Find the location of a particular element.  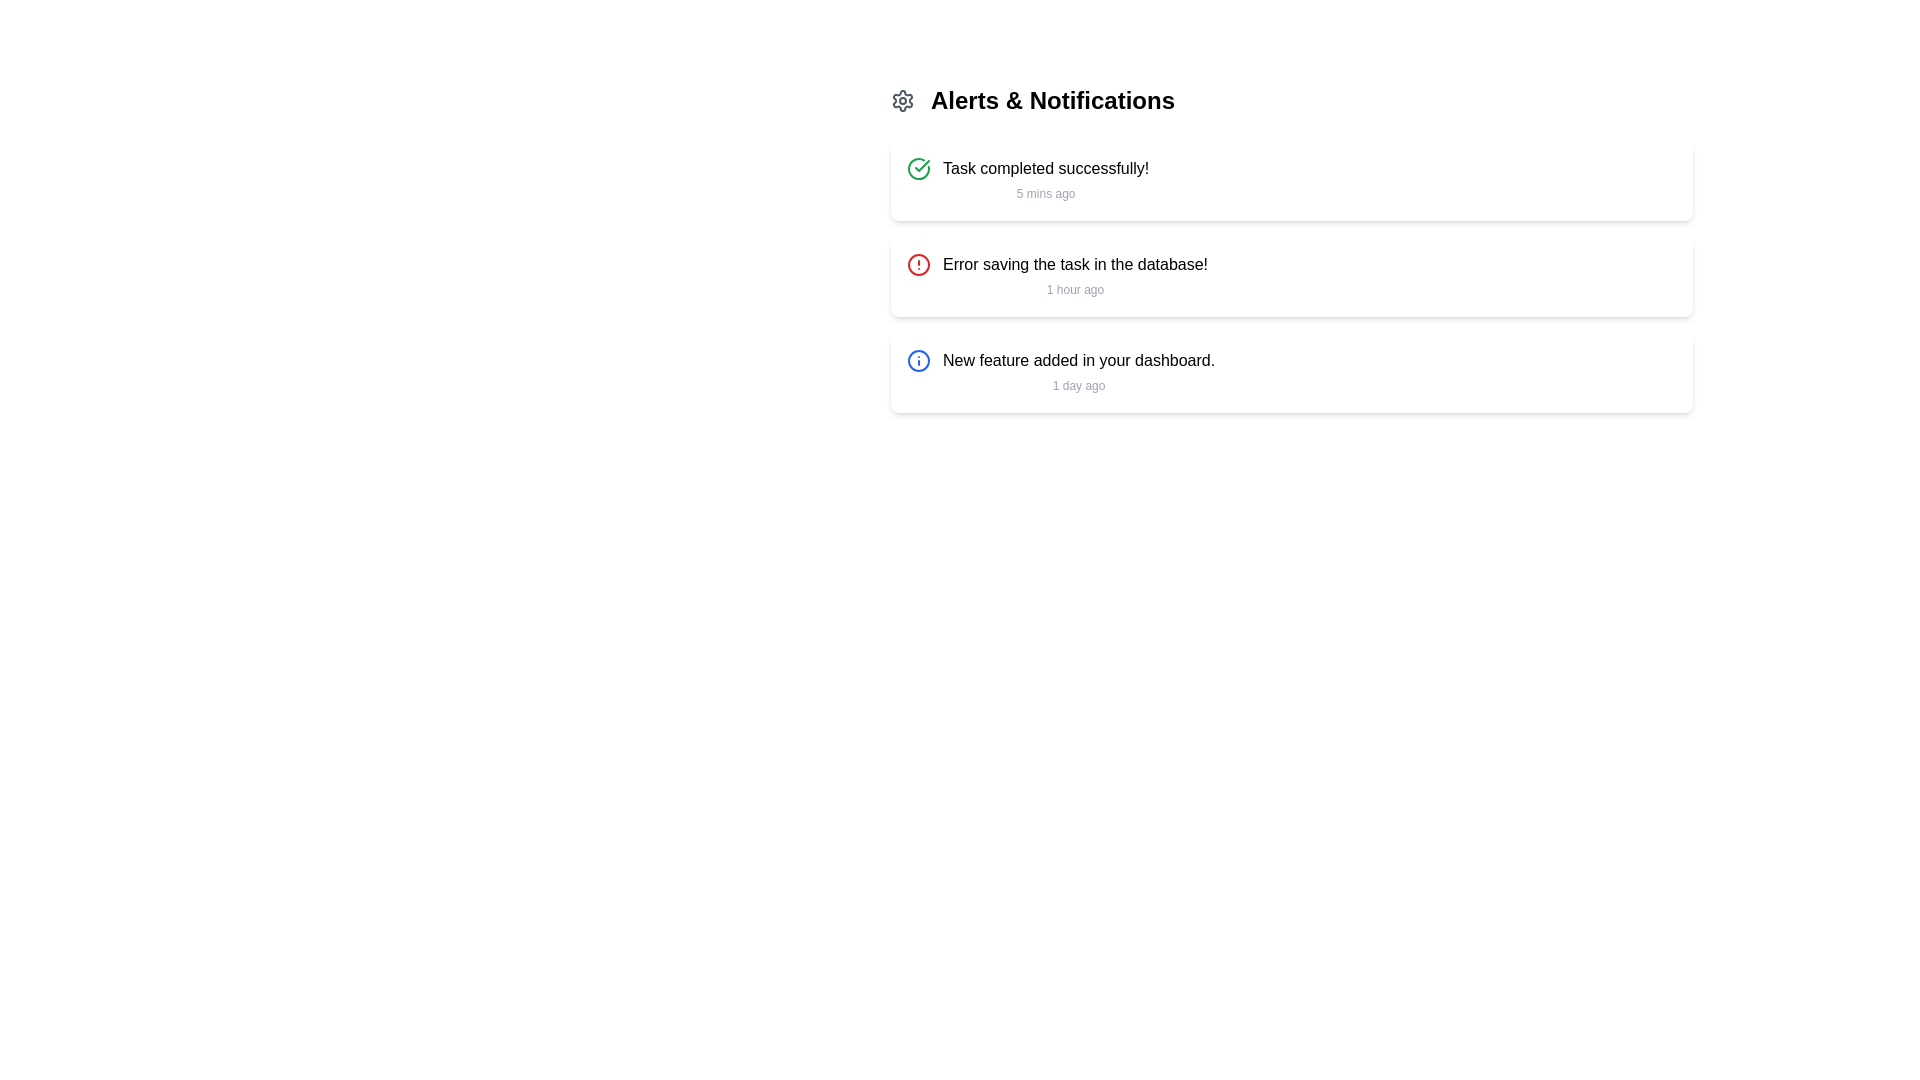

error notification message about task saving in the database, which is located between the 'Task completed successfully!' and 'New feature added in your dashboard.' notifications is located at coordinates (1074, 277).